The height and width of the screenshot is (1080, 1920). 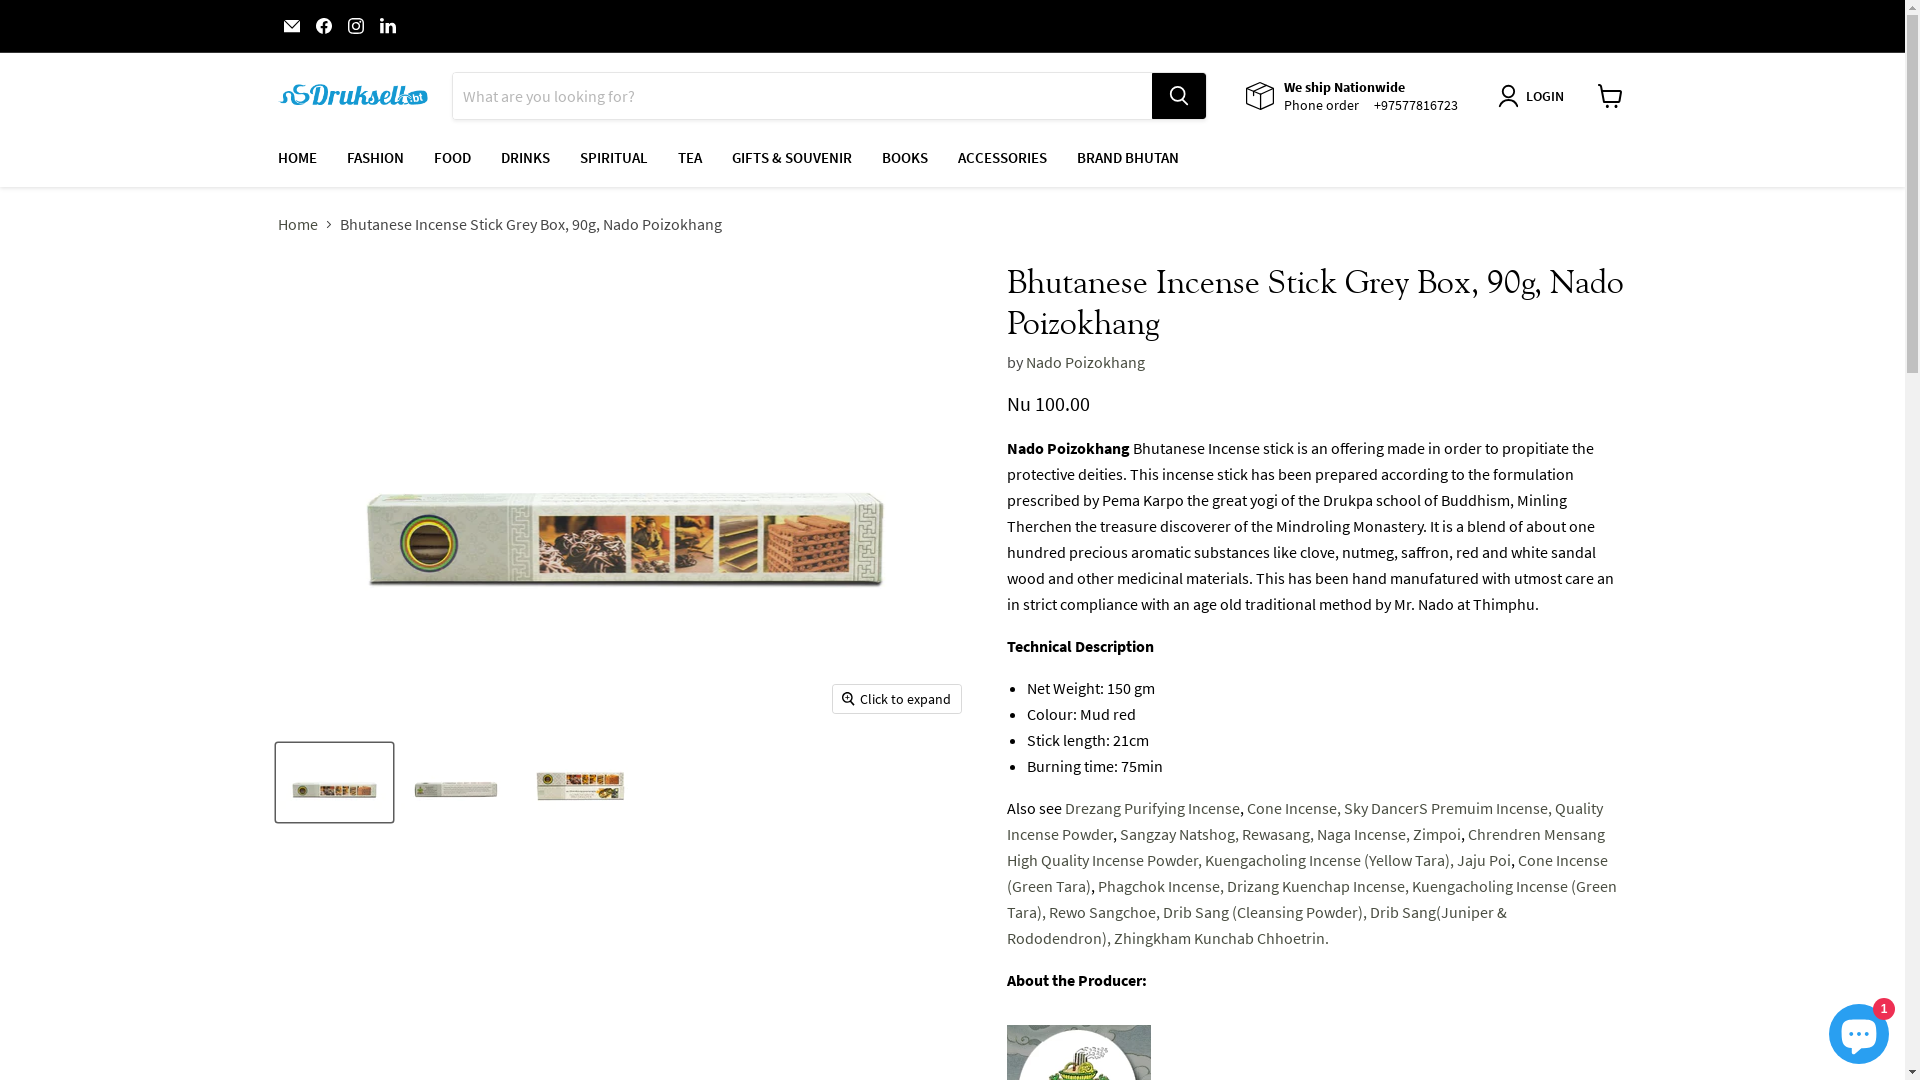 What do you see at coordinates (1610, 96) in the screenshot?
I see `'View cart'` at bounding box center [1610, 96].